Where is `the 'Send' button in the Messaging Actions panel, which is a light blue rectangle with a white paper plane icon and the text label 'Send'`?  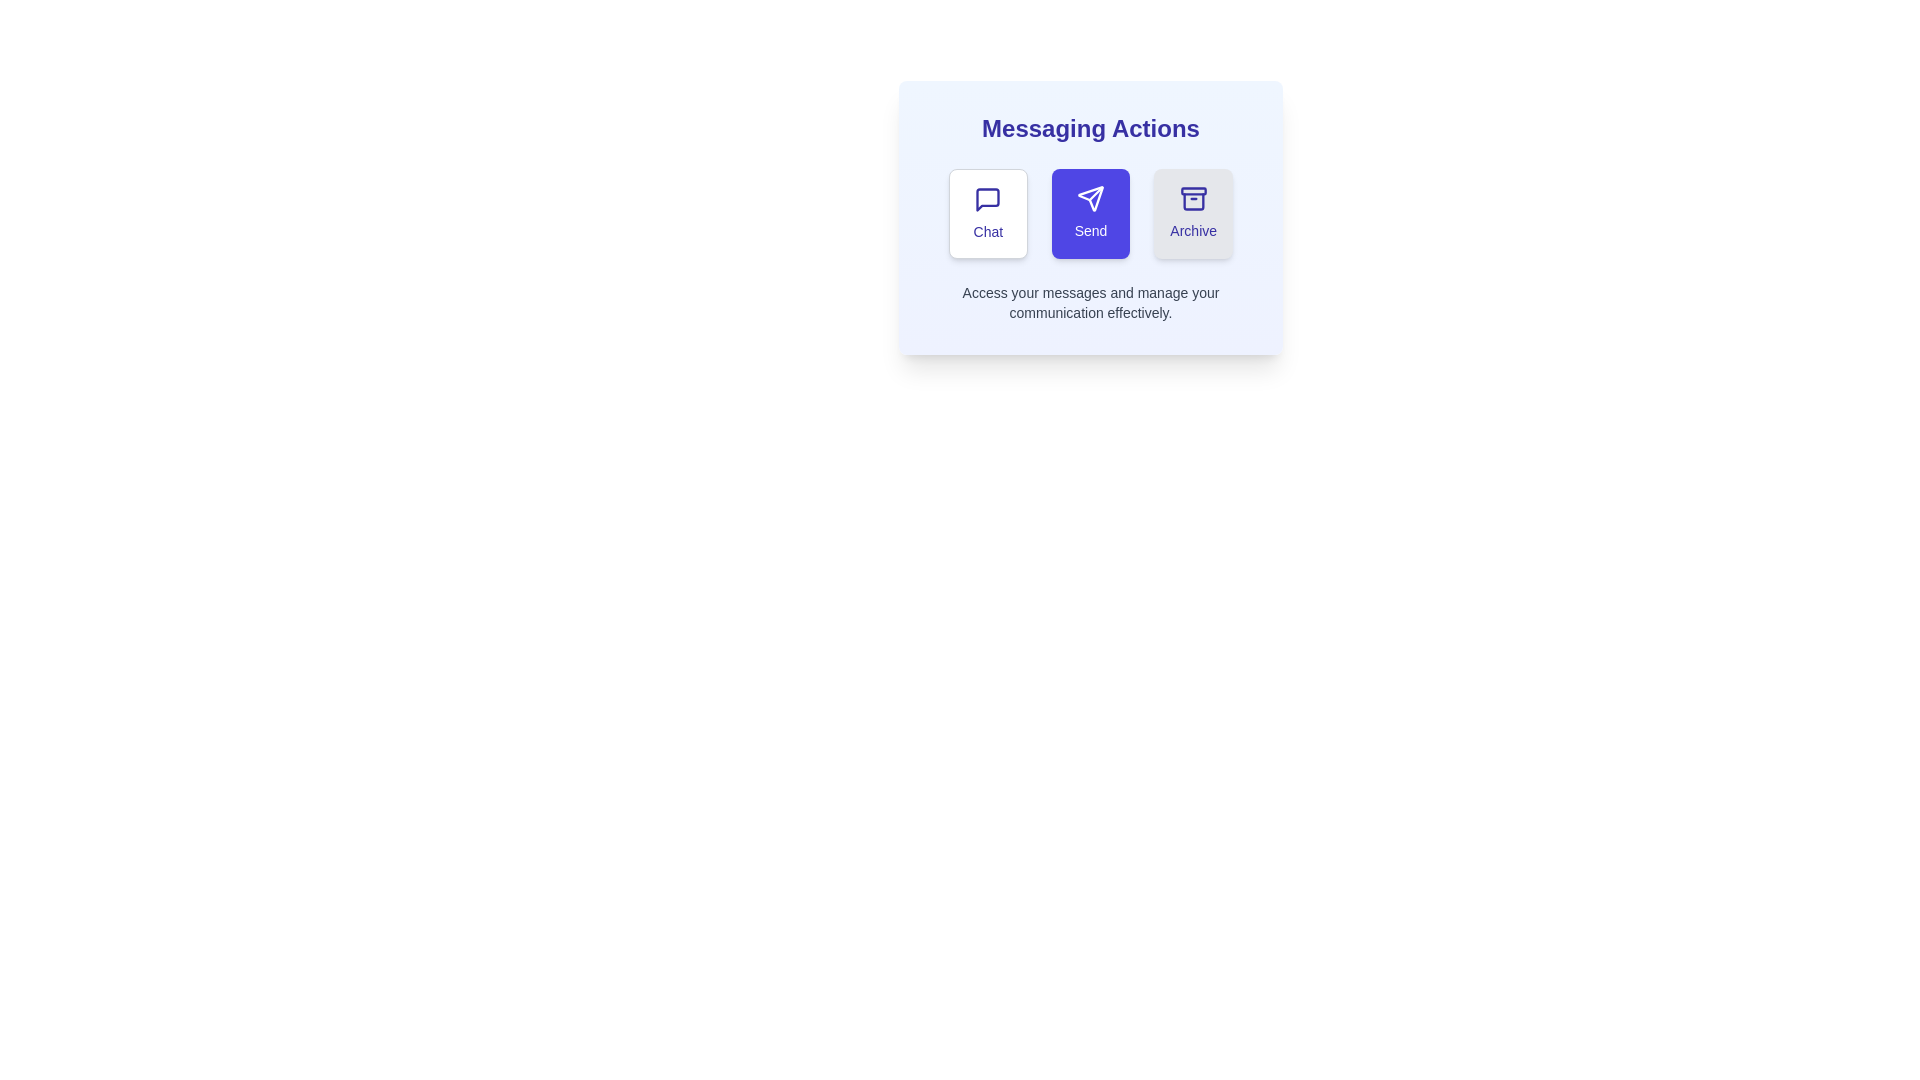 the 'Send' button in the Messaging Actions panel, which is a light blue rectangle with a white paper plane icon and the text label 'Send' is located at coordinates (1089, 213).